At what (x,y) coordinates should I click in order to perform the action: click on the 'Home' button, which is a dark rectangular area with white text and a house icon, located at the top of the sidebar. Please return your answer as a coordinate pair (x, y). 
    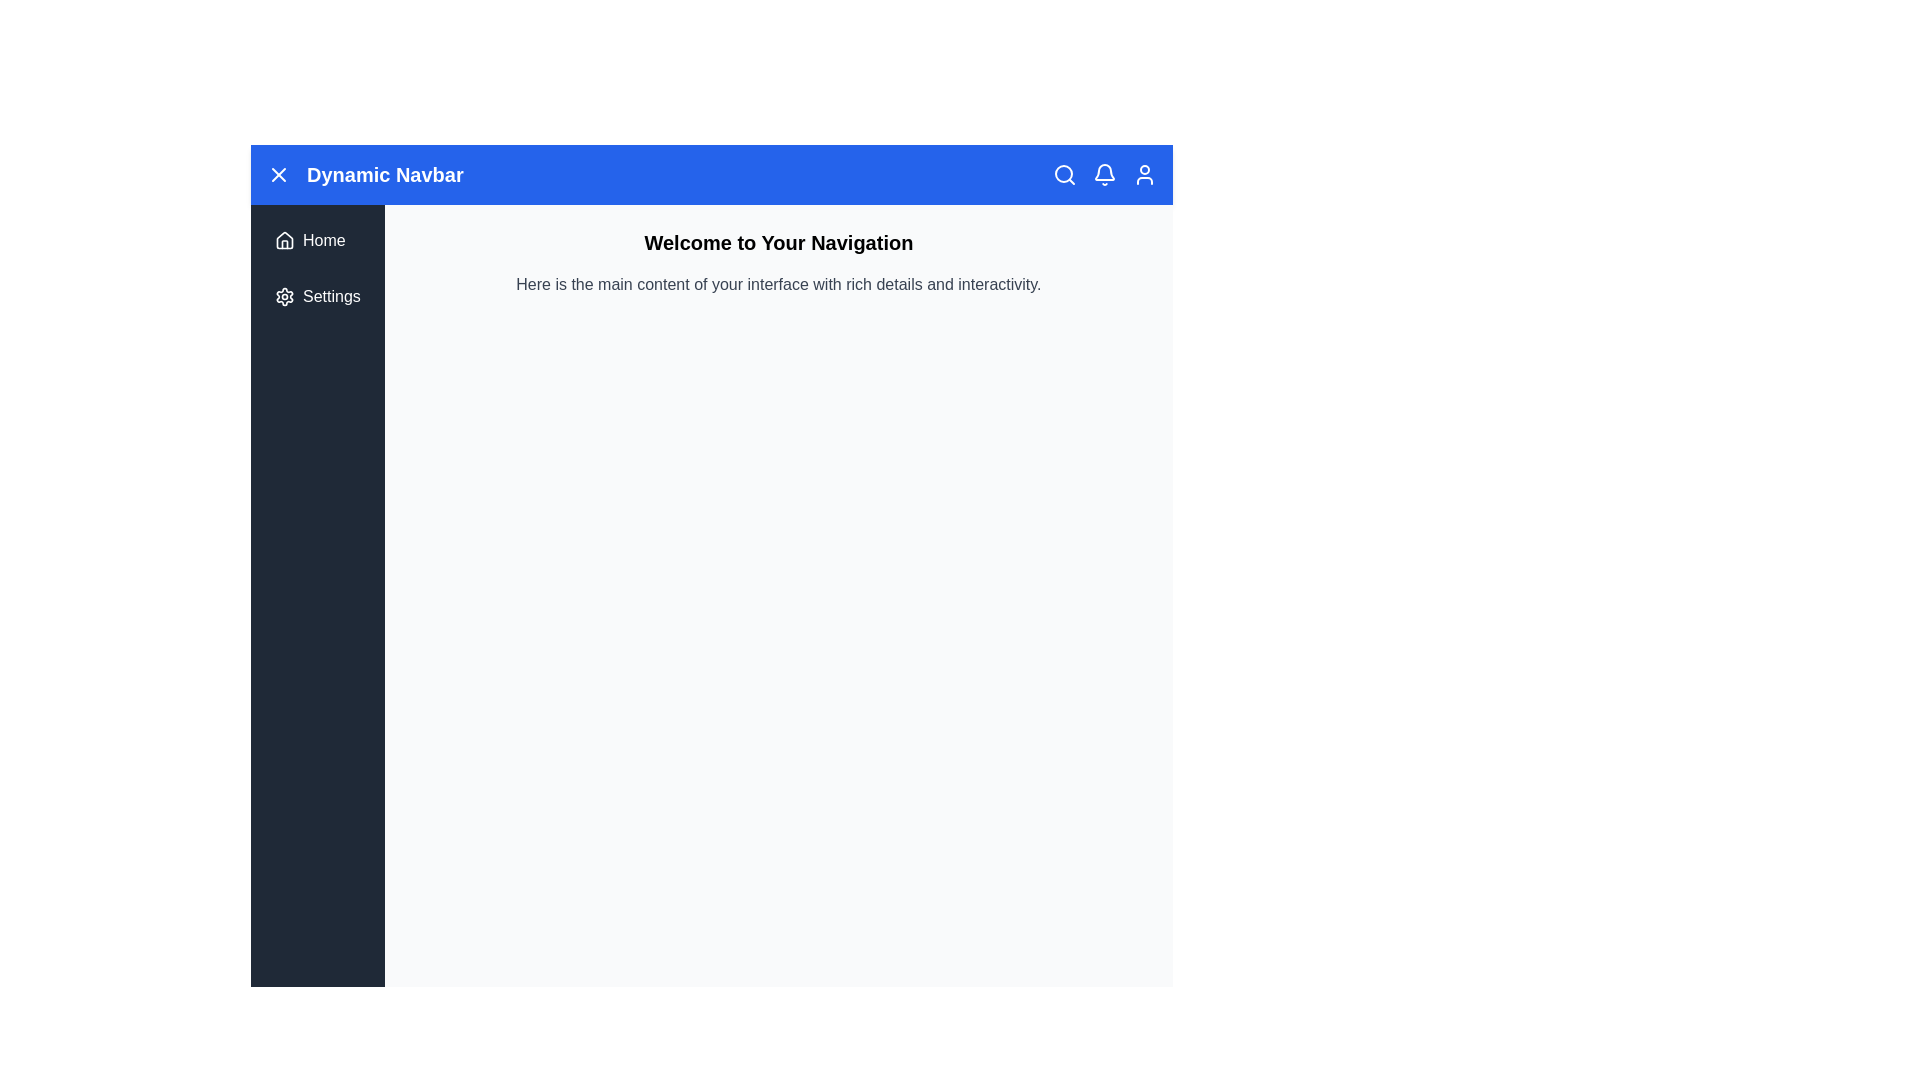
    Looking at the image, I should click on (316, 239).